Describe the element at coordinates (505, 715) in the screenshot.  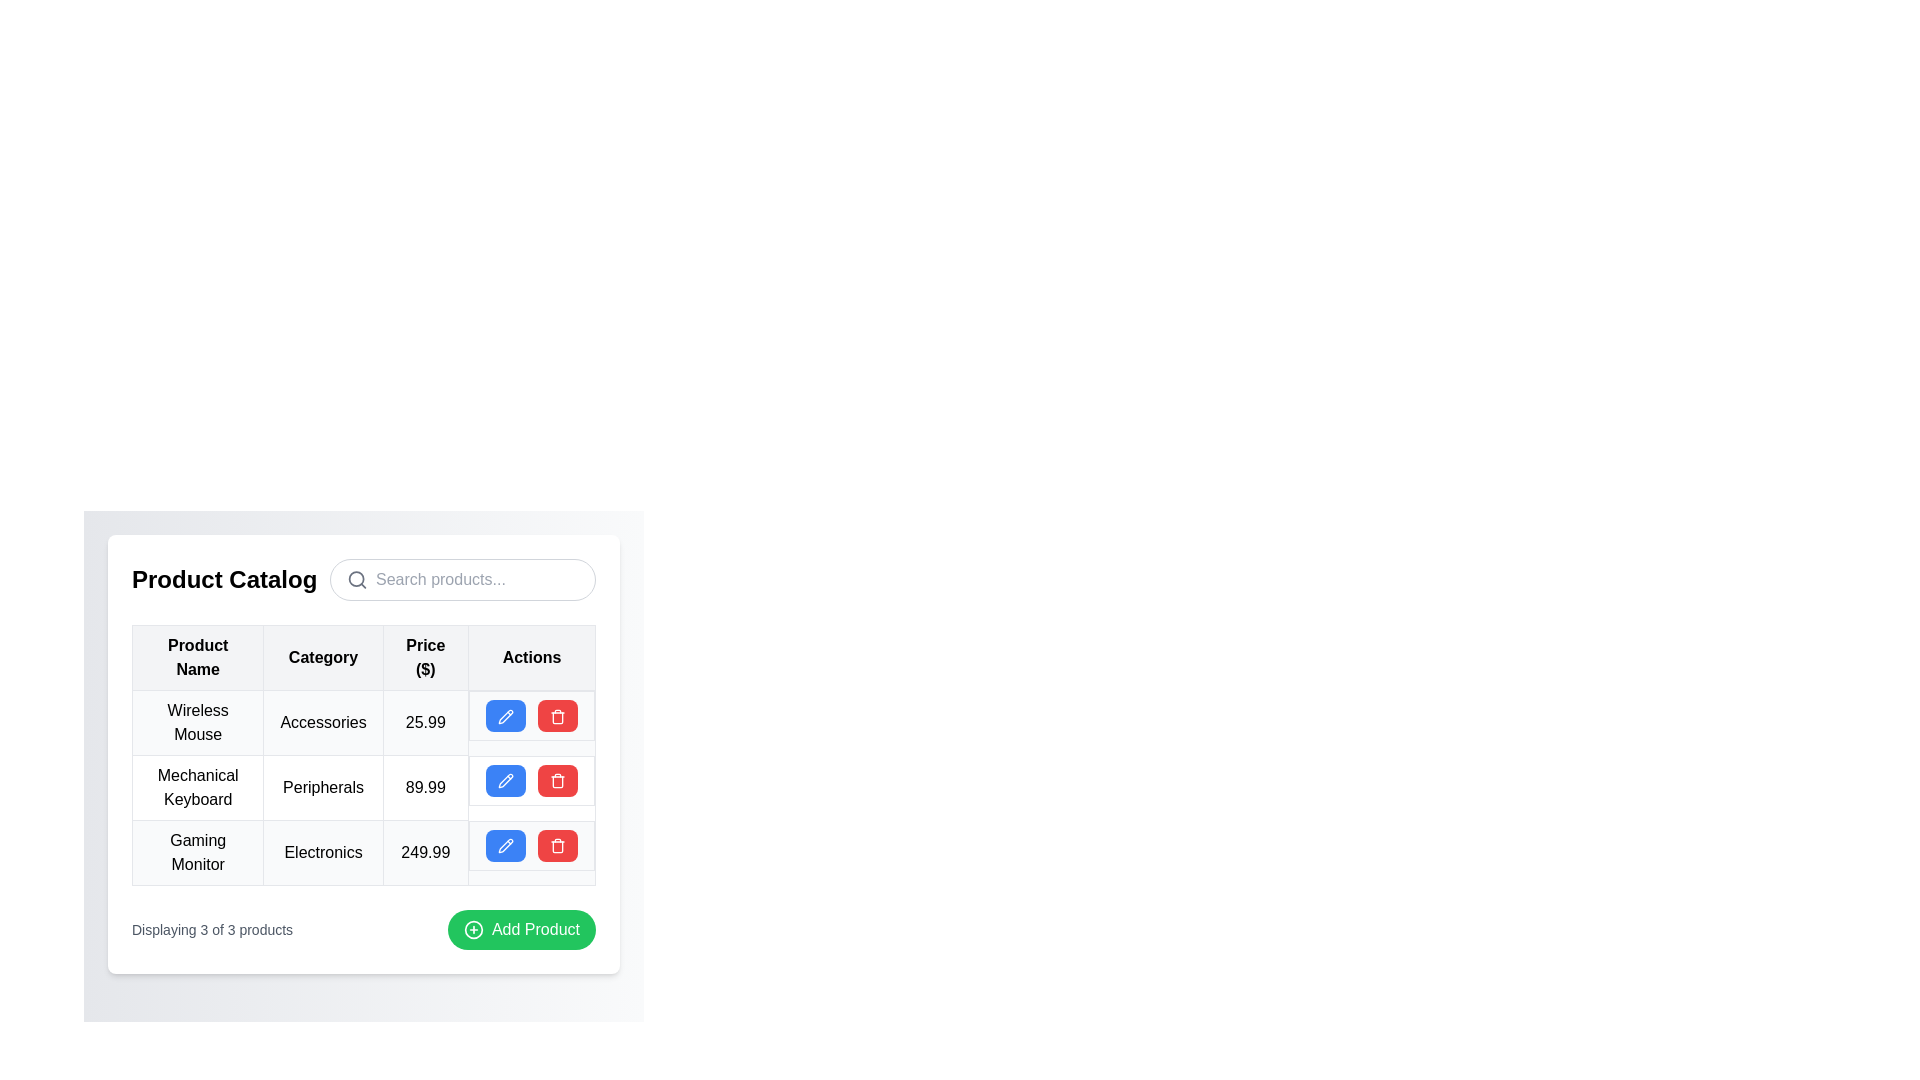
I see `the pencil icon within the Actions column of the product catalog table for the Mechanical Keyboard to initiate editing` at that location.